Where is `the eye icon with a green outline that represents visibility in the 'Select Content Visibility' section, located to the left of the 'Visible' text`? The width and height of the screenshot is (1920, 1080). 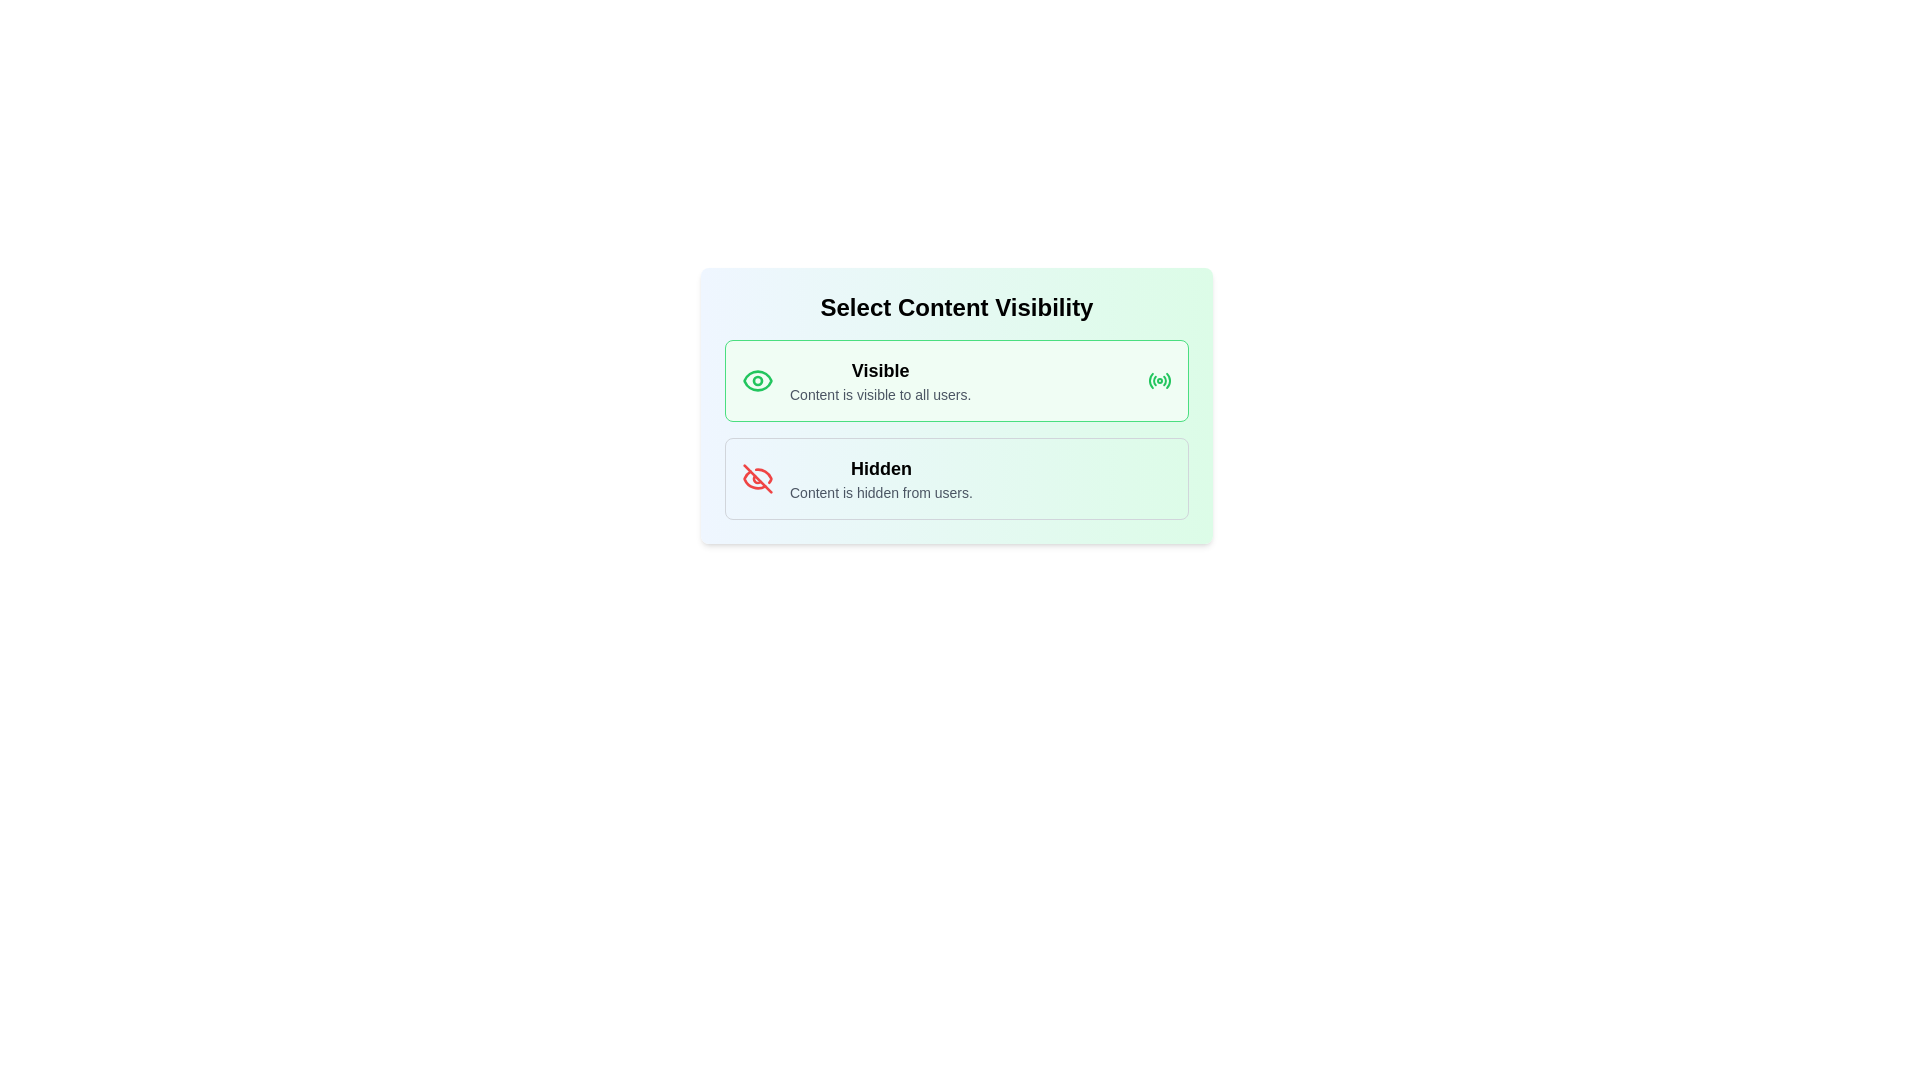 the eye icon with a green outline that represents visibility in the 'Select Content Visibility' section, located to the left of the 'Visible' text is located at coordinates (757, 381).